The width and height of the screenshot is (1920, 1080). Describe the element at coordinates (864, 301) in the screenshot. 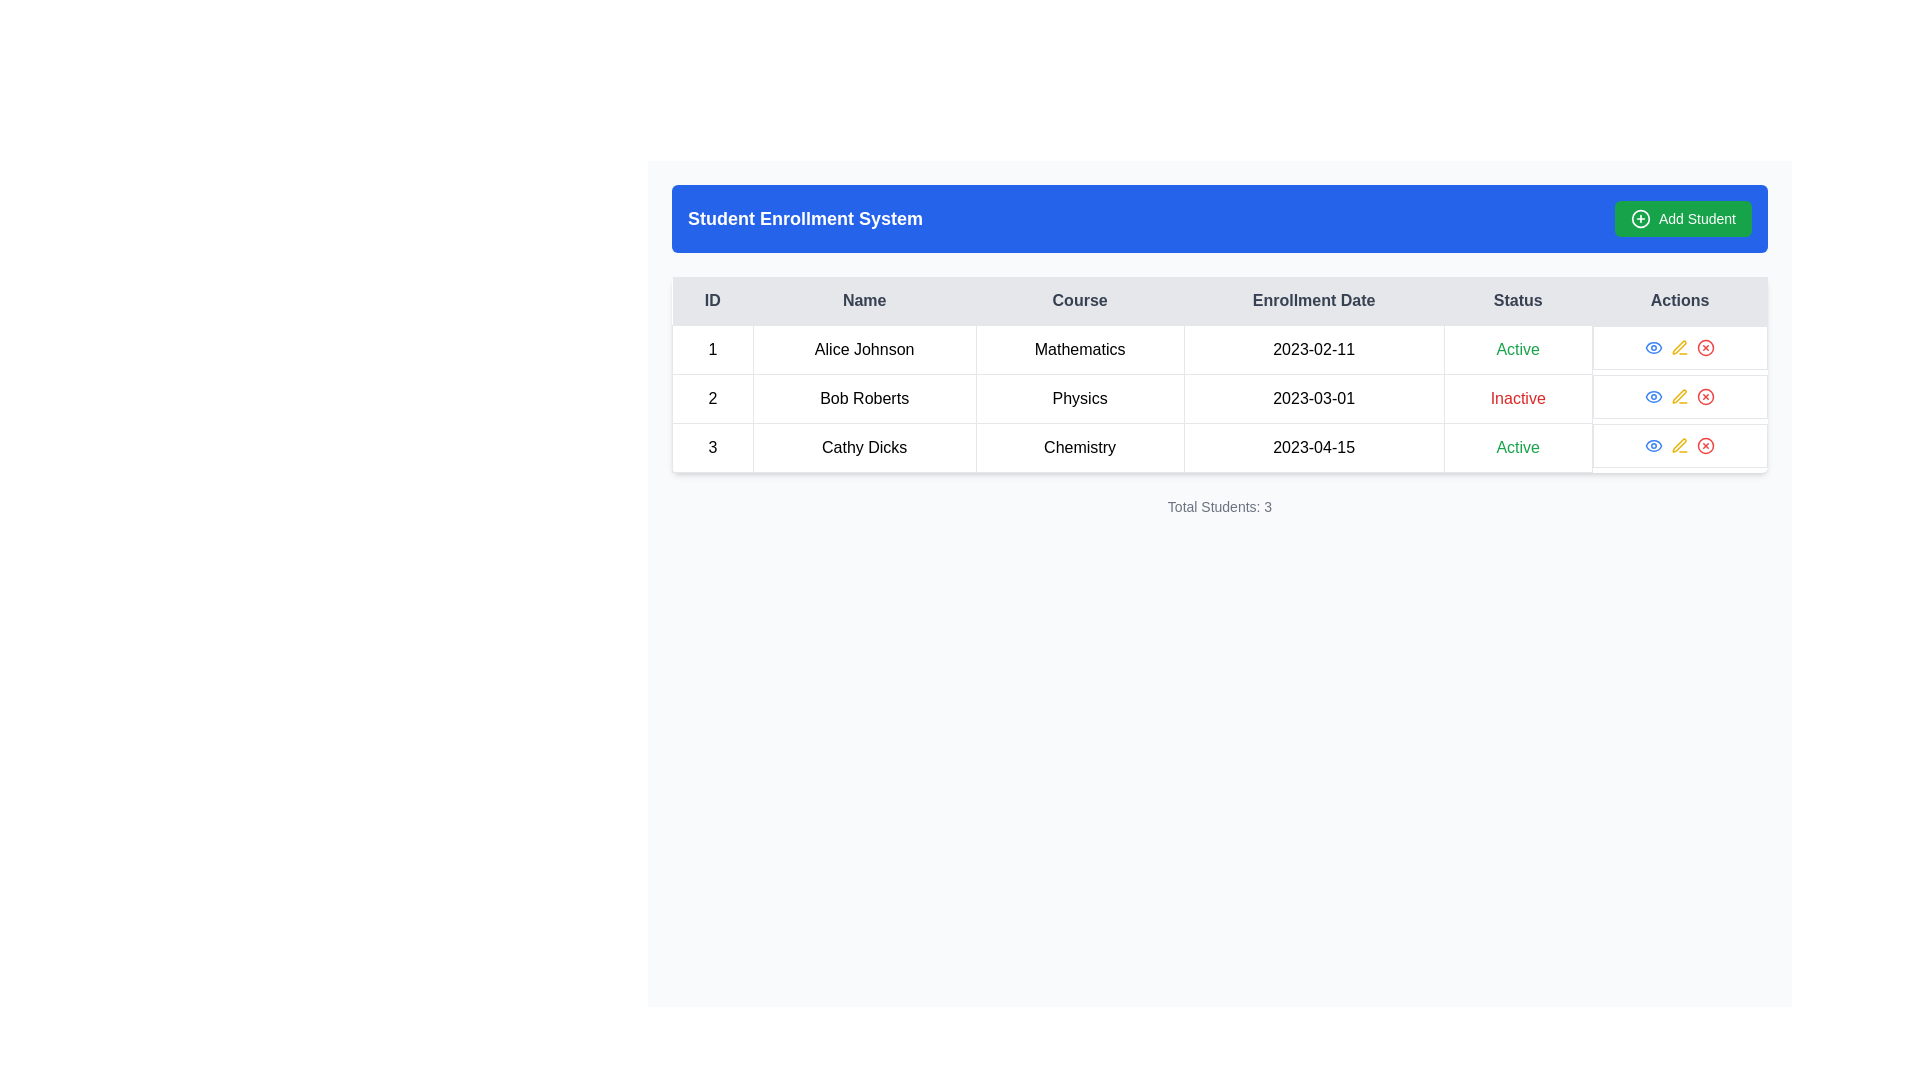

I see `the column header label that indicates names in the table, located between the 'ID' and 'Course' columns under the 'Student Enrollment System' header` at that location.